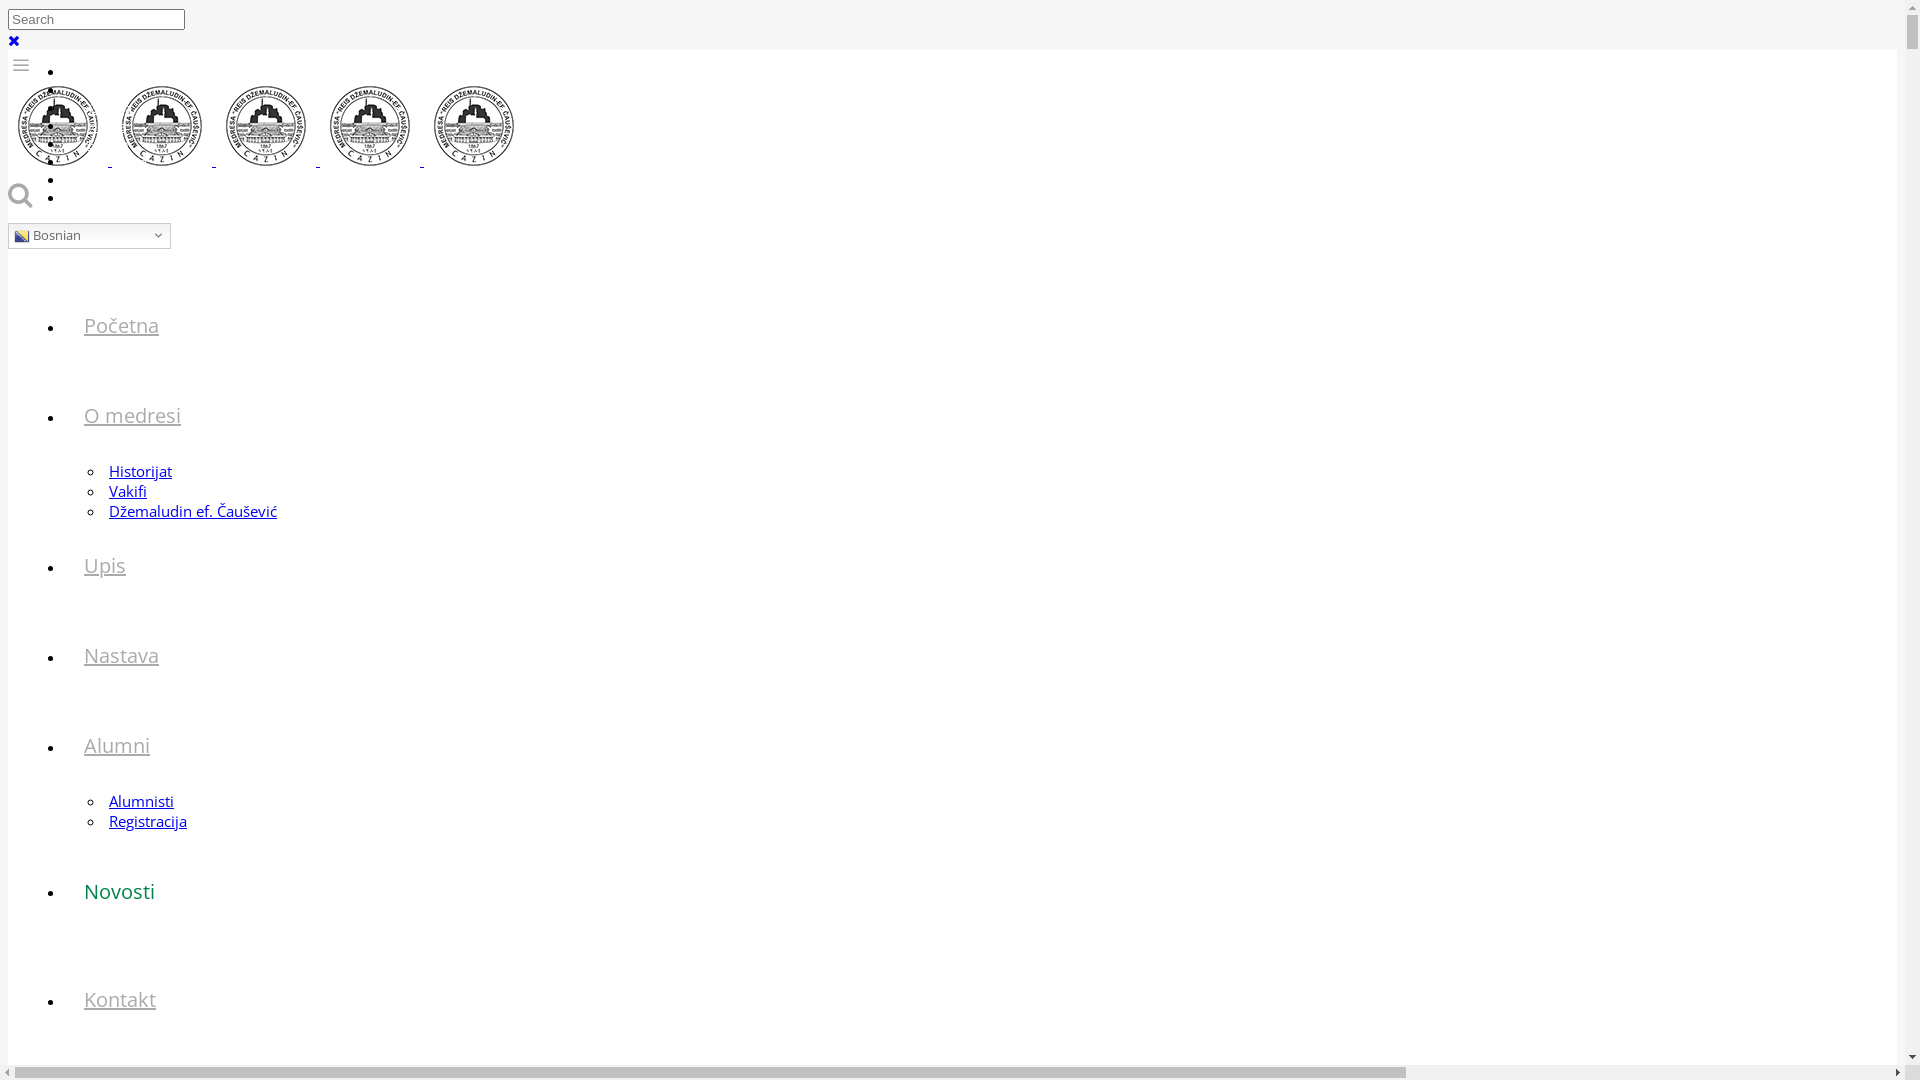 The width and height of the screenshot is (1920, 1080). I want to click on 'Arhiva', so click(95, 88).